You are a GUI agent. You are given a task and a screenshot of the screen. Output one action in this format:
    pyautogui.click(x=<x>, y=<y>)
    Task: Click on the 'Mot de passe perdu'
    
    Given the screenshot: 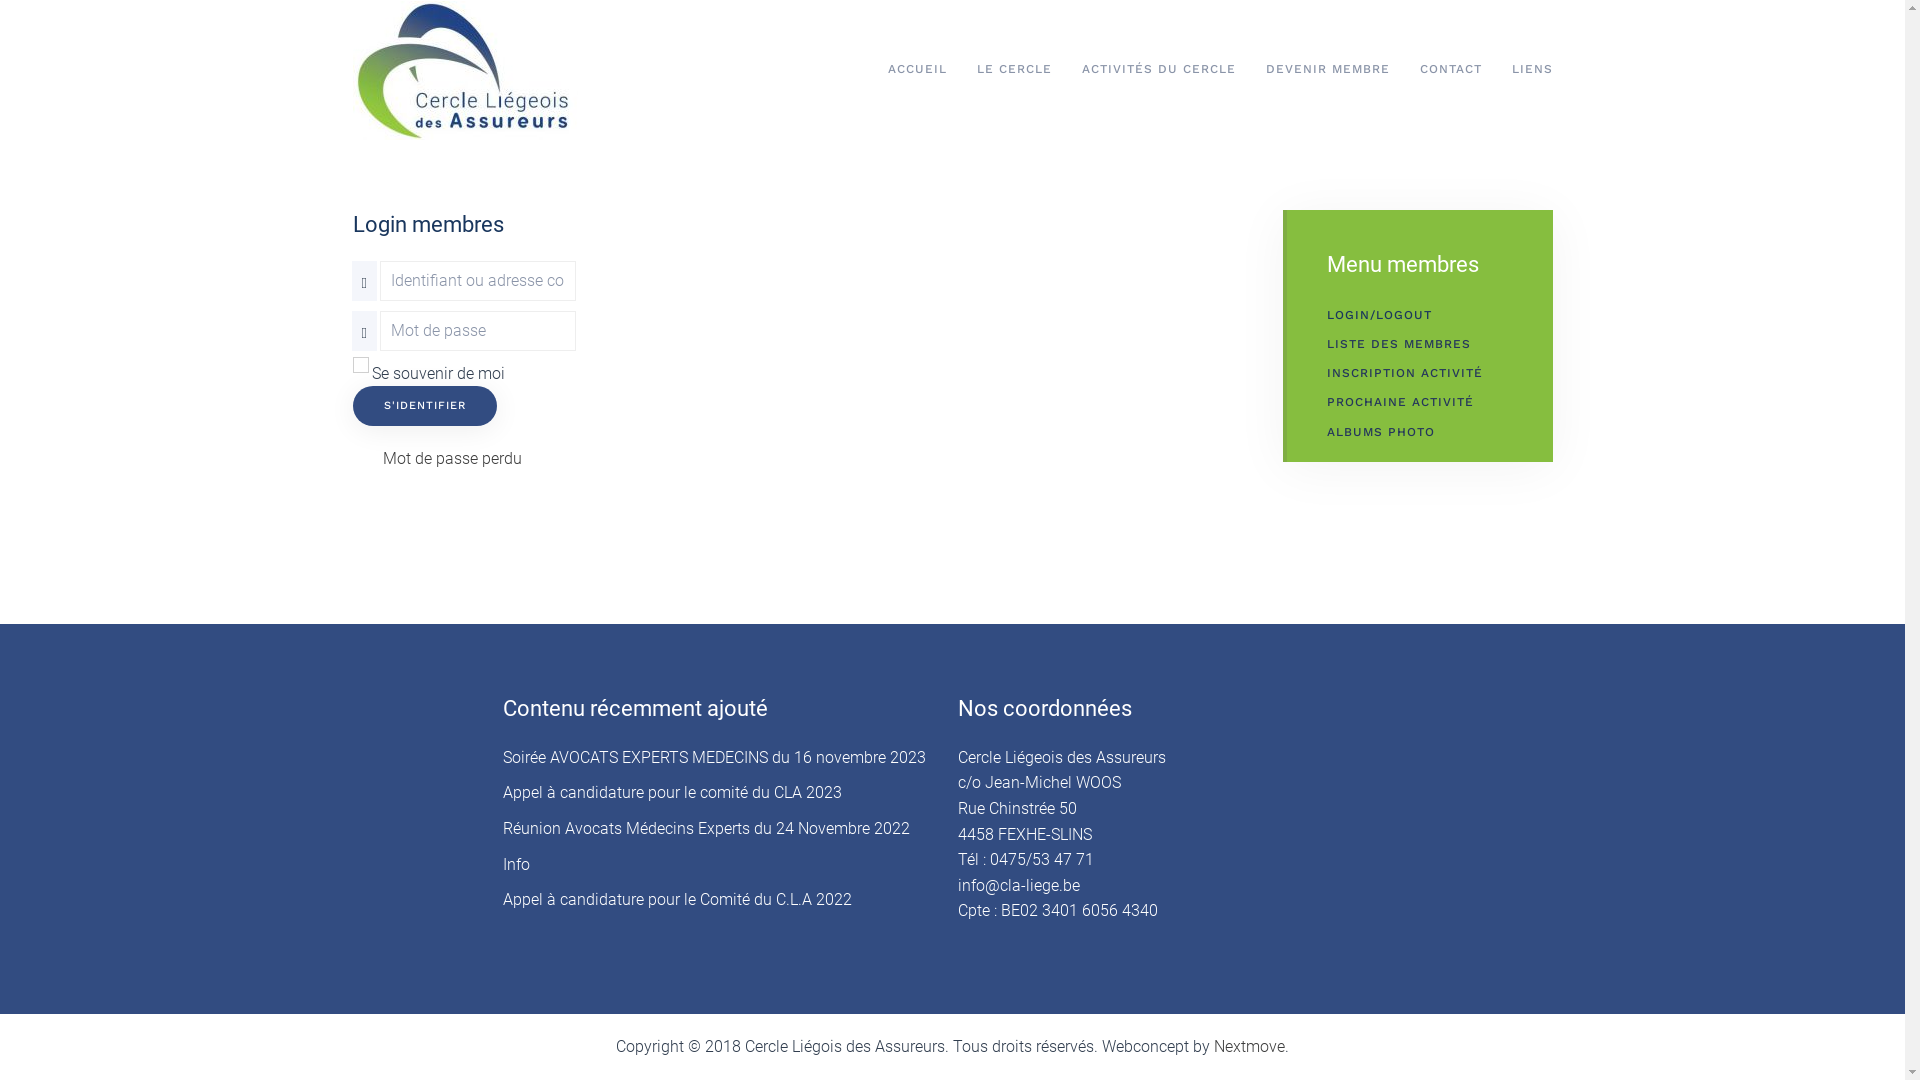 What is the action you would take?
    pyautogui.click(x=450, y=458)
    